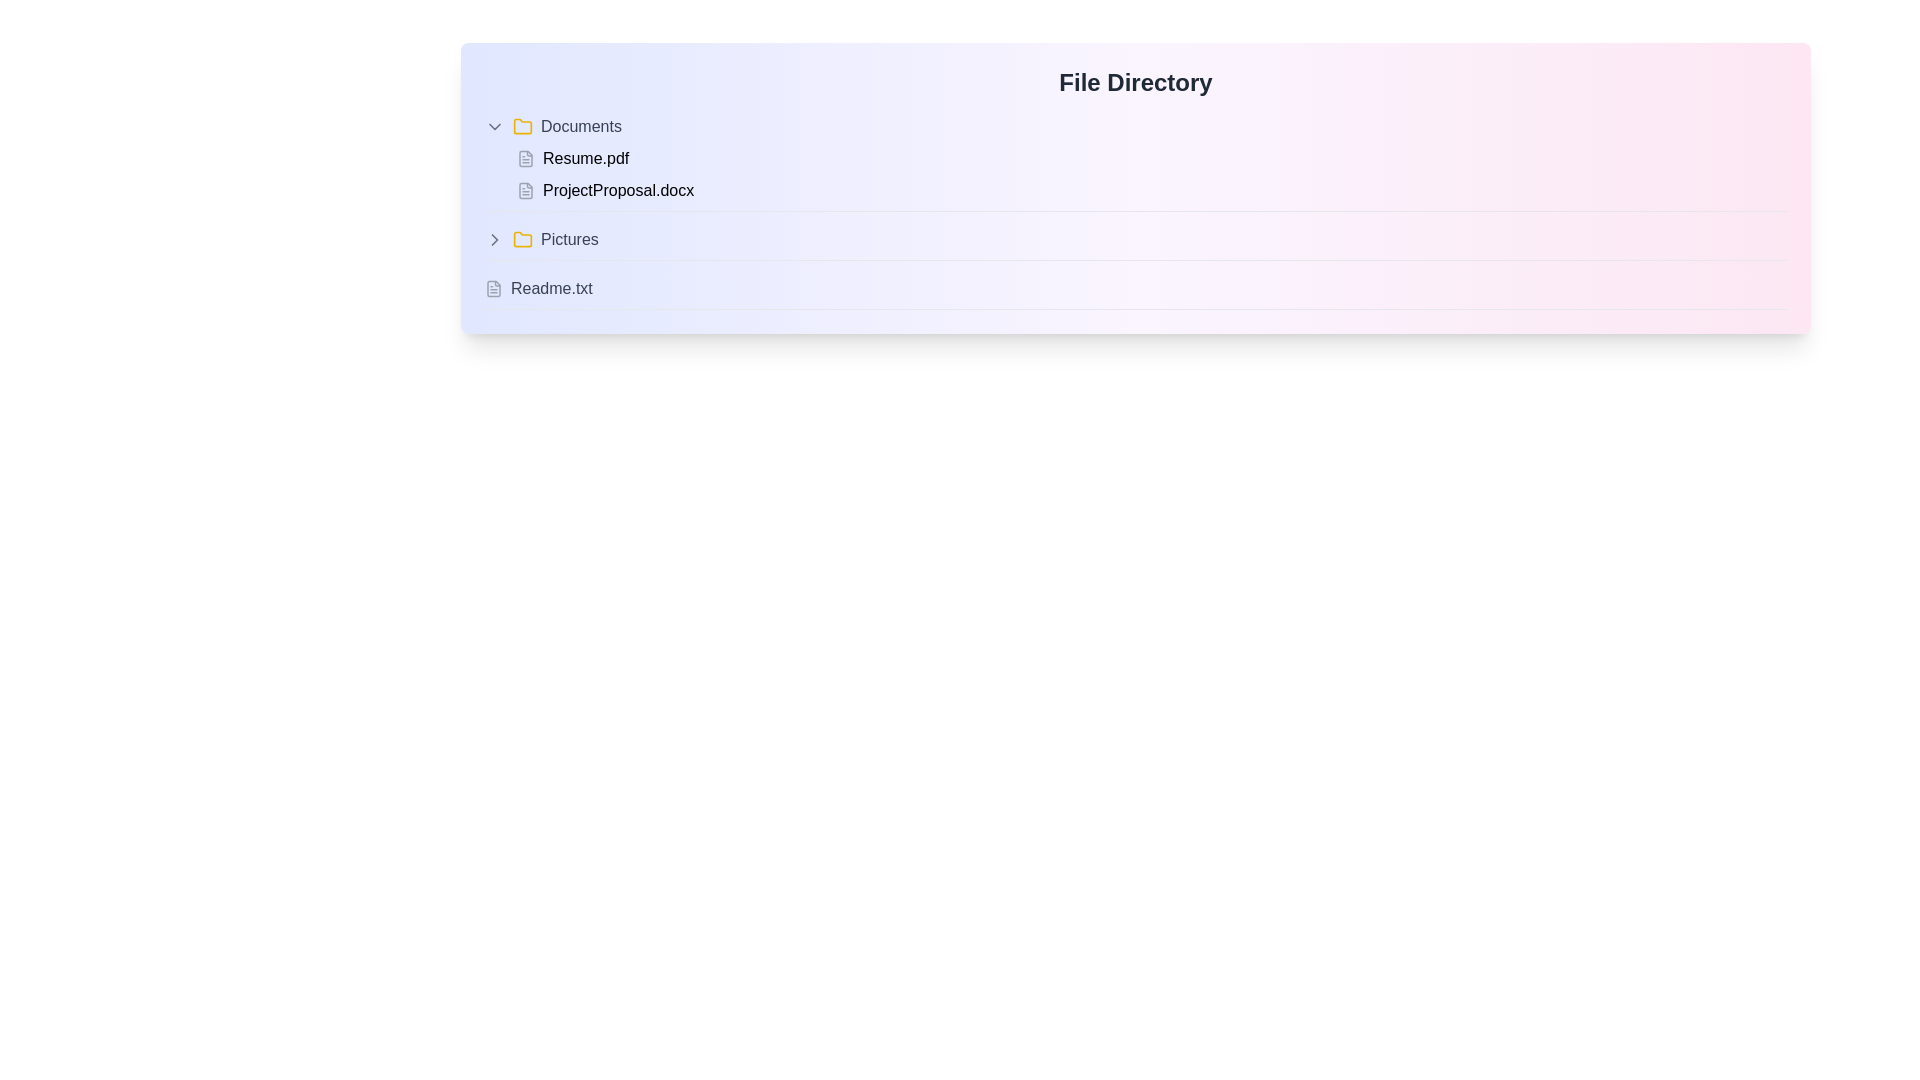 The width and height of the screenshot is (1920, 1080). Describe the element at coordinates (494, 238) in the screenshot. I see `the small rightward-pointing chevron icon located to the left of the 'Pictures' folder name in the 'File Directory' interface` at that location.